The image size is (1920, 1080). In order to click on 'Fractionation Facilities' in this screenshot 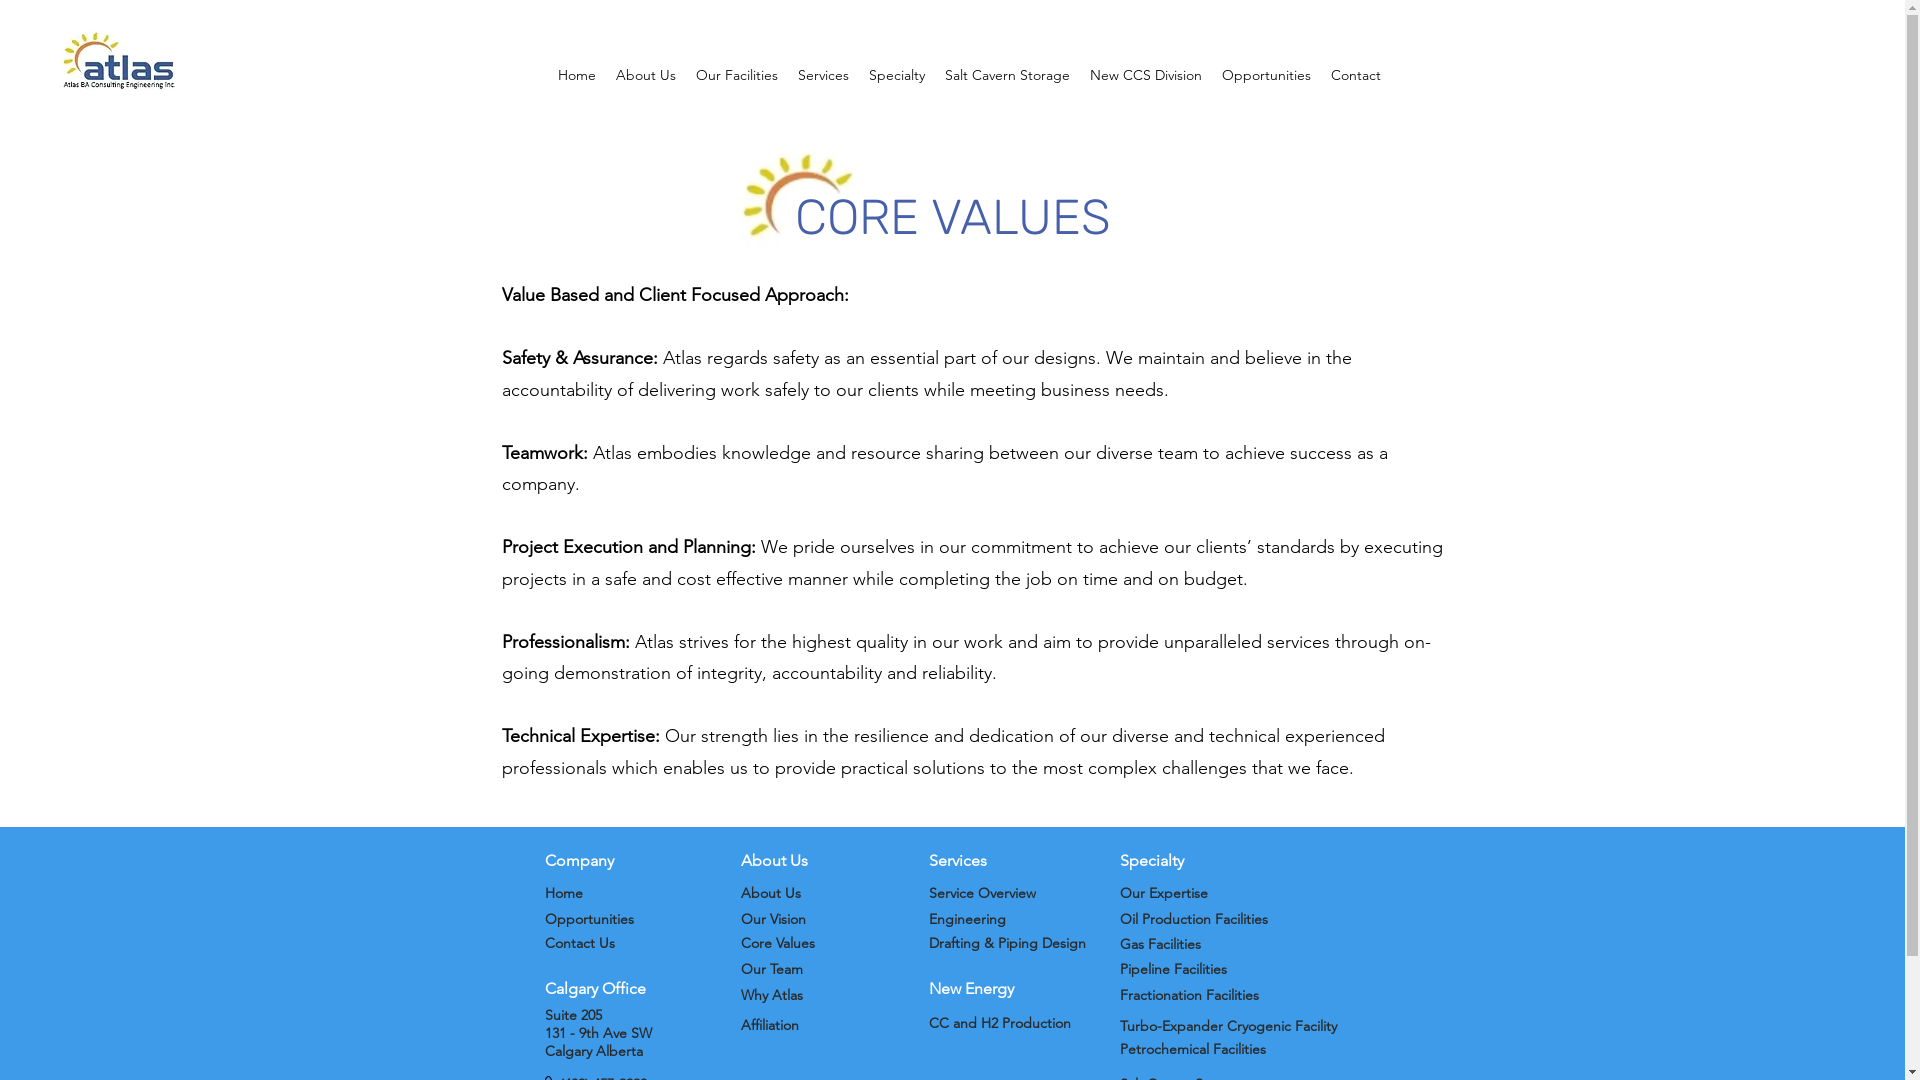, I will do `click(1189, 995)`.